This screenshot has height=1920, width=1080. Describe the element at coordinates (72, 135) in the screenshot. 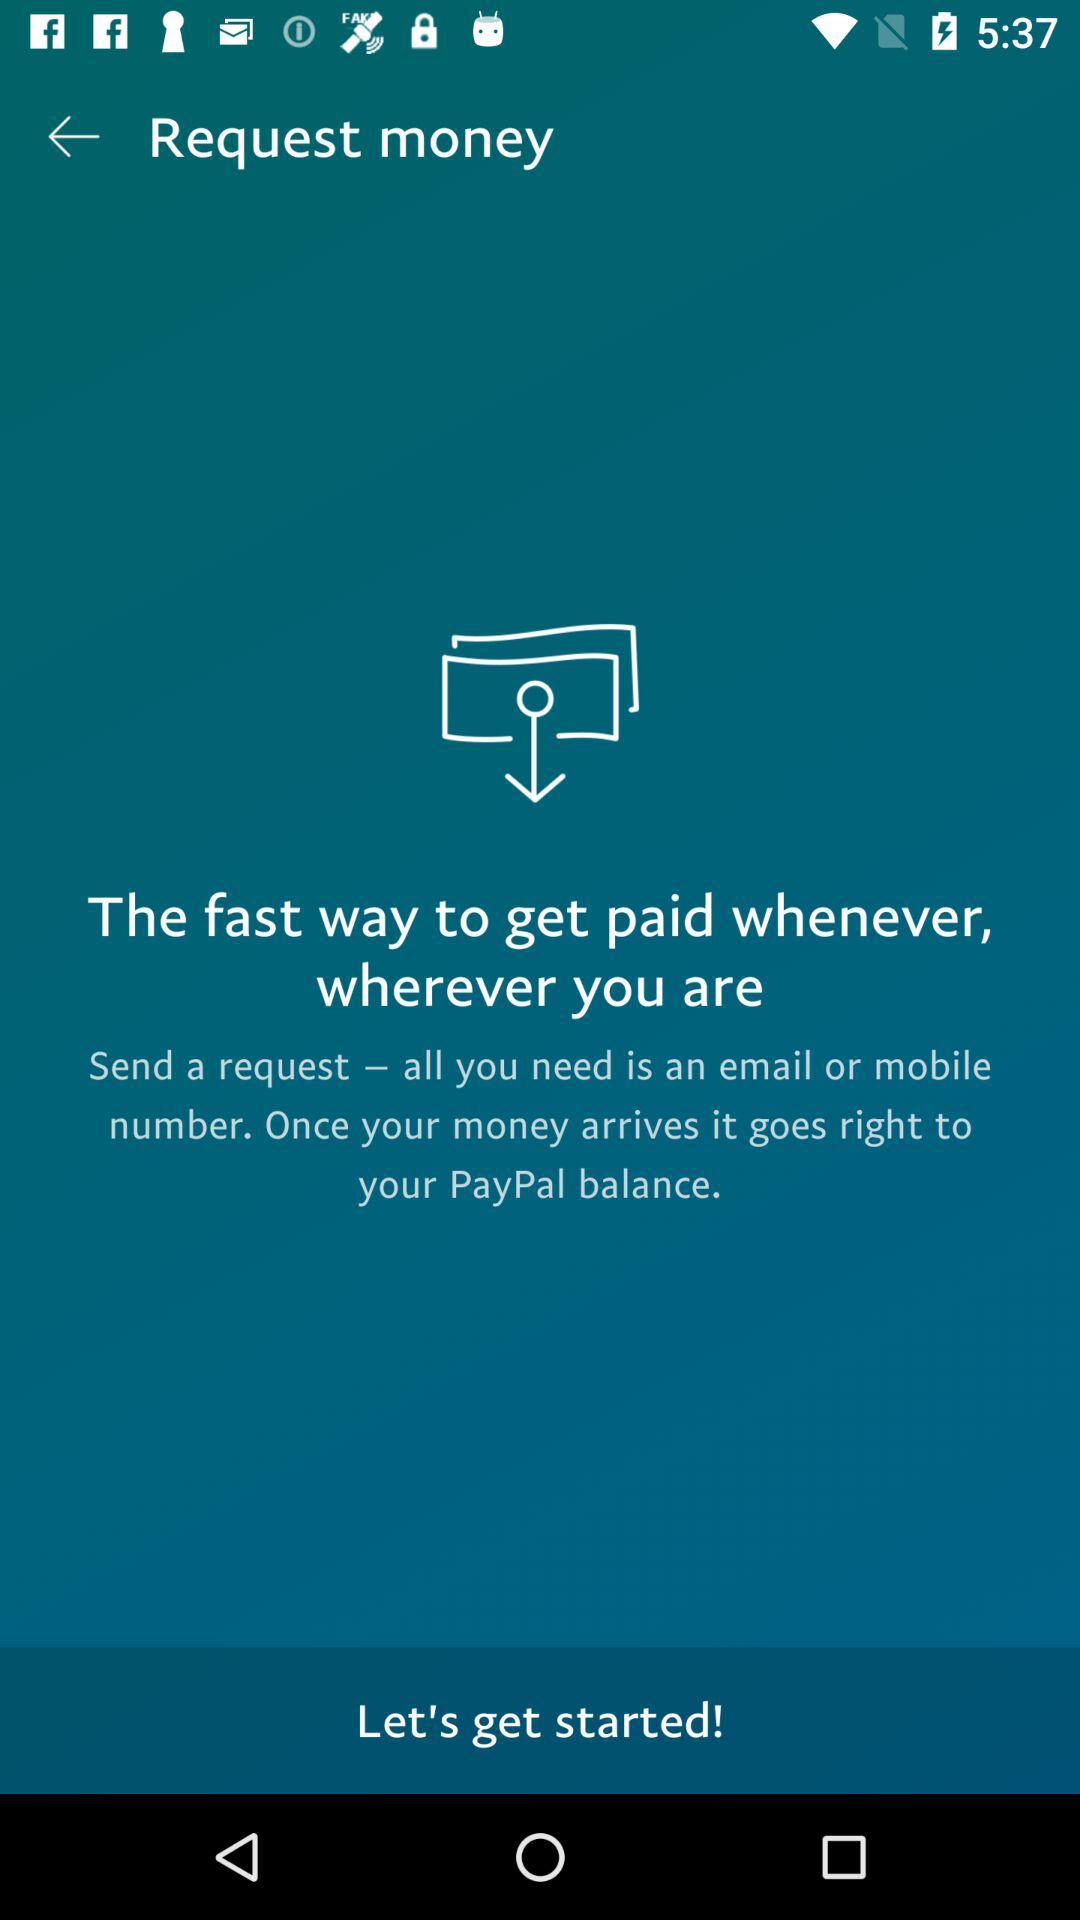

I see `item next to request money` at that location.